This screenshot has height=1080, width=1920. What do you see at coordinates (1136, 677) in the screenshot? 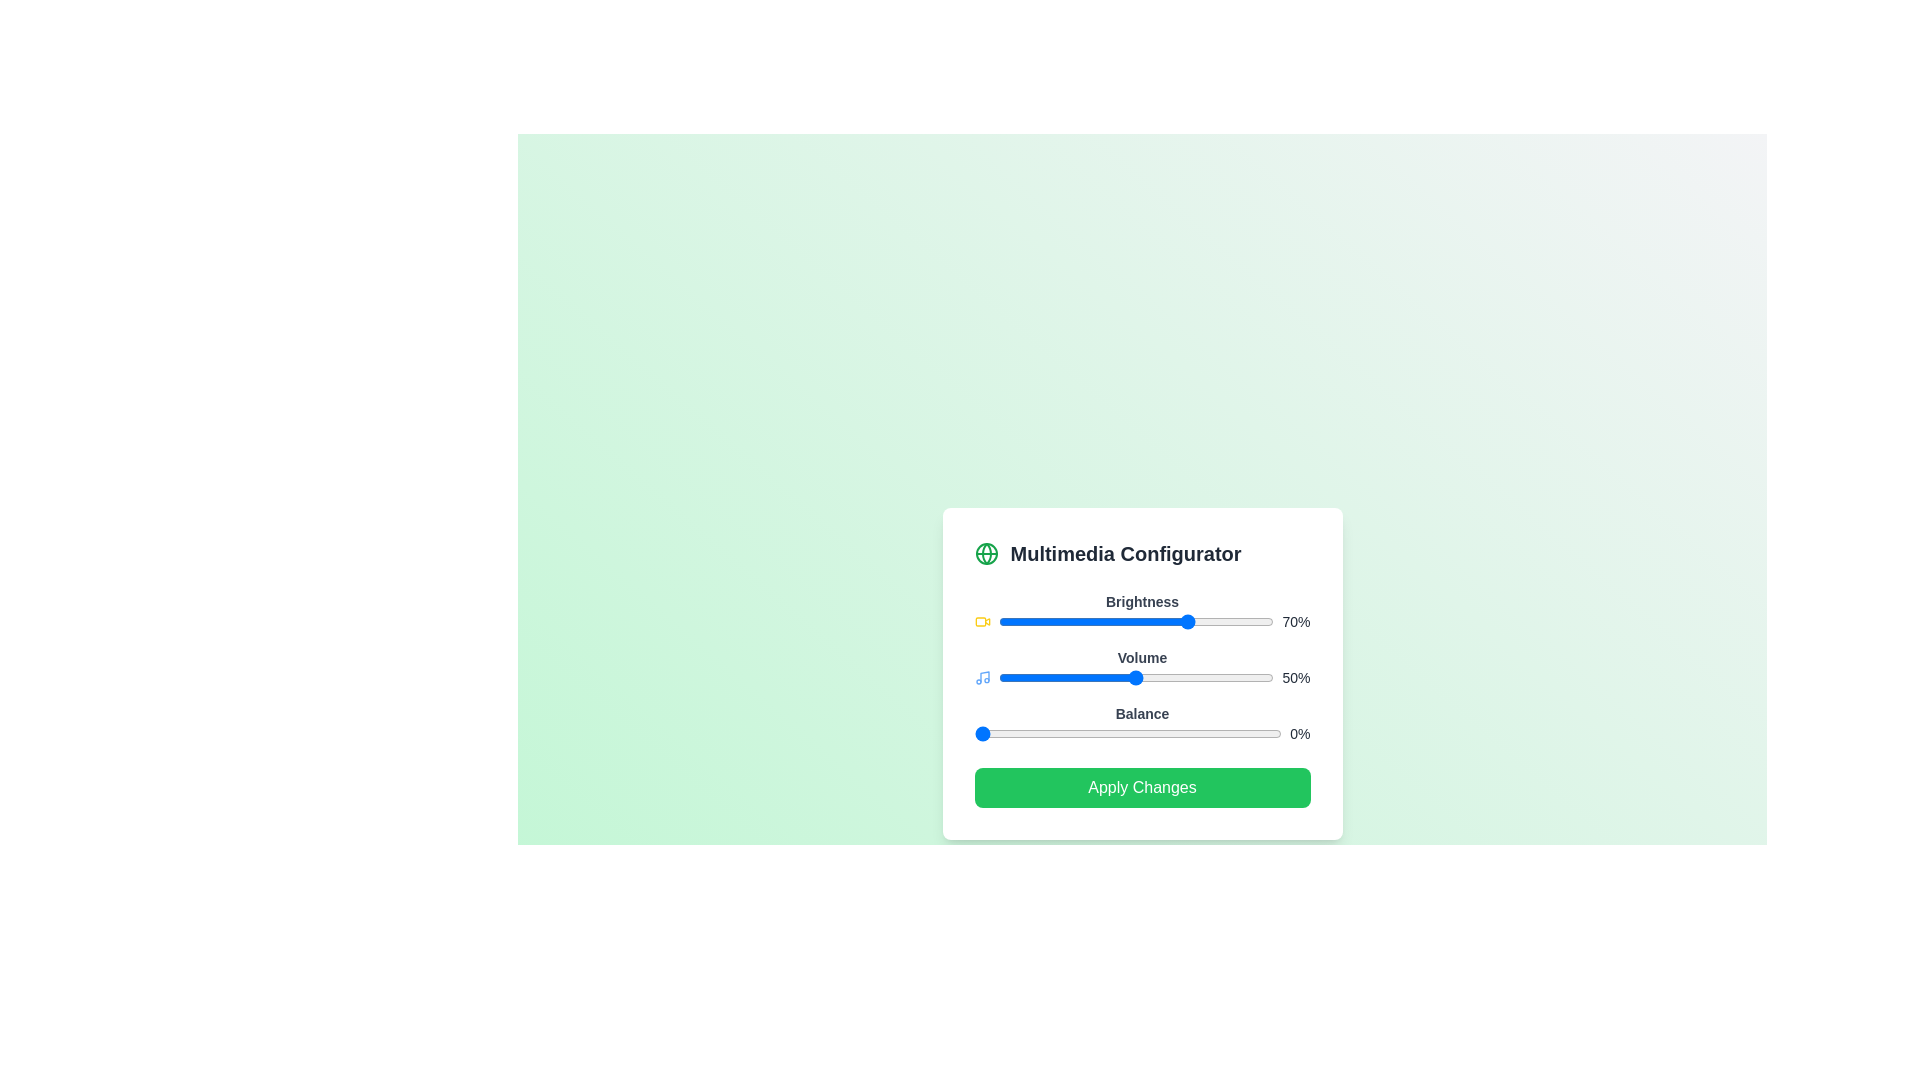
I see `the Volume slider to observe its interactive response` at bounding box center [1136, 677].